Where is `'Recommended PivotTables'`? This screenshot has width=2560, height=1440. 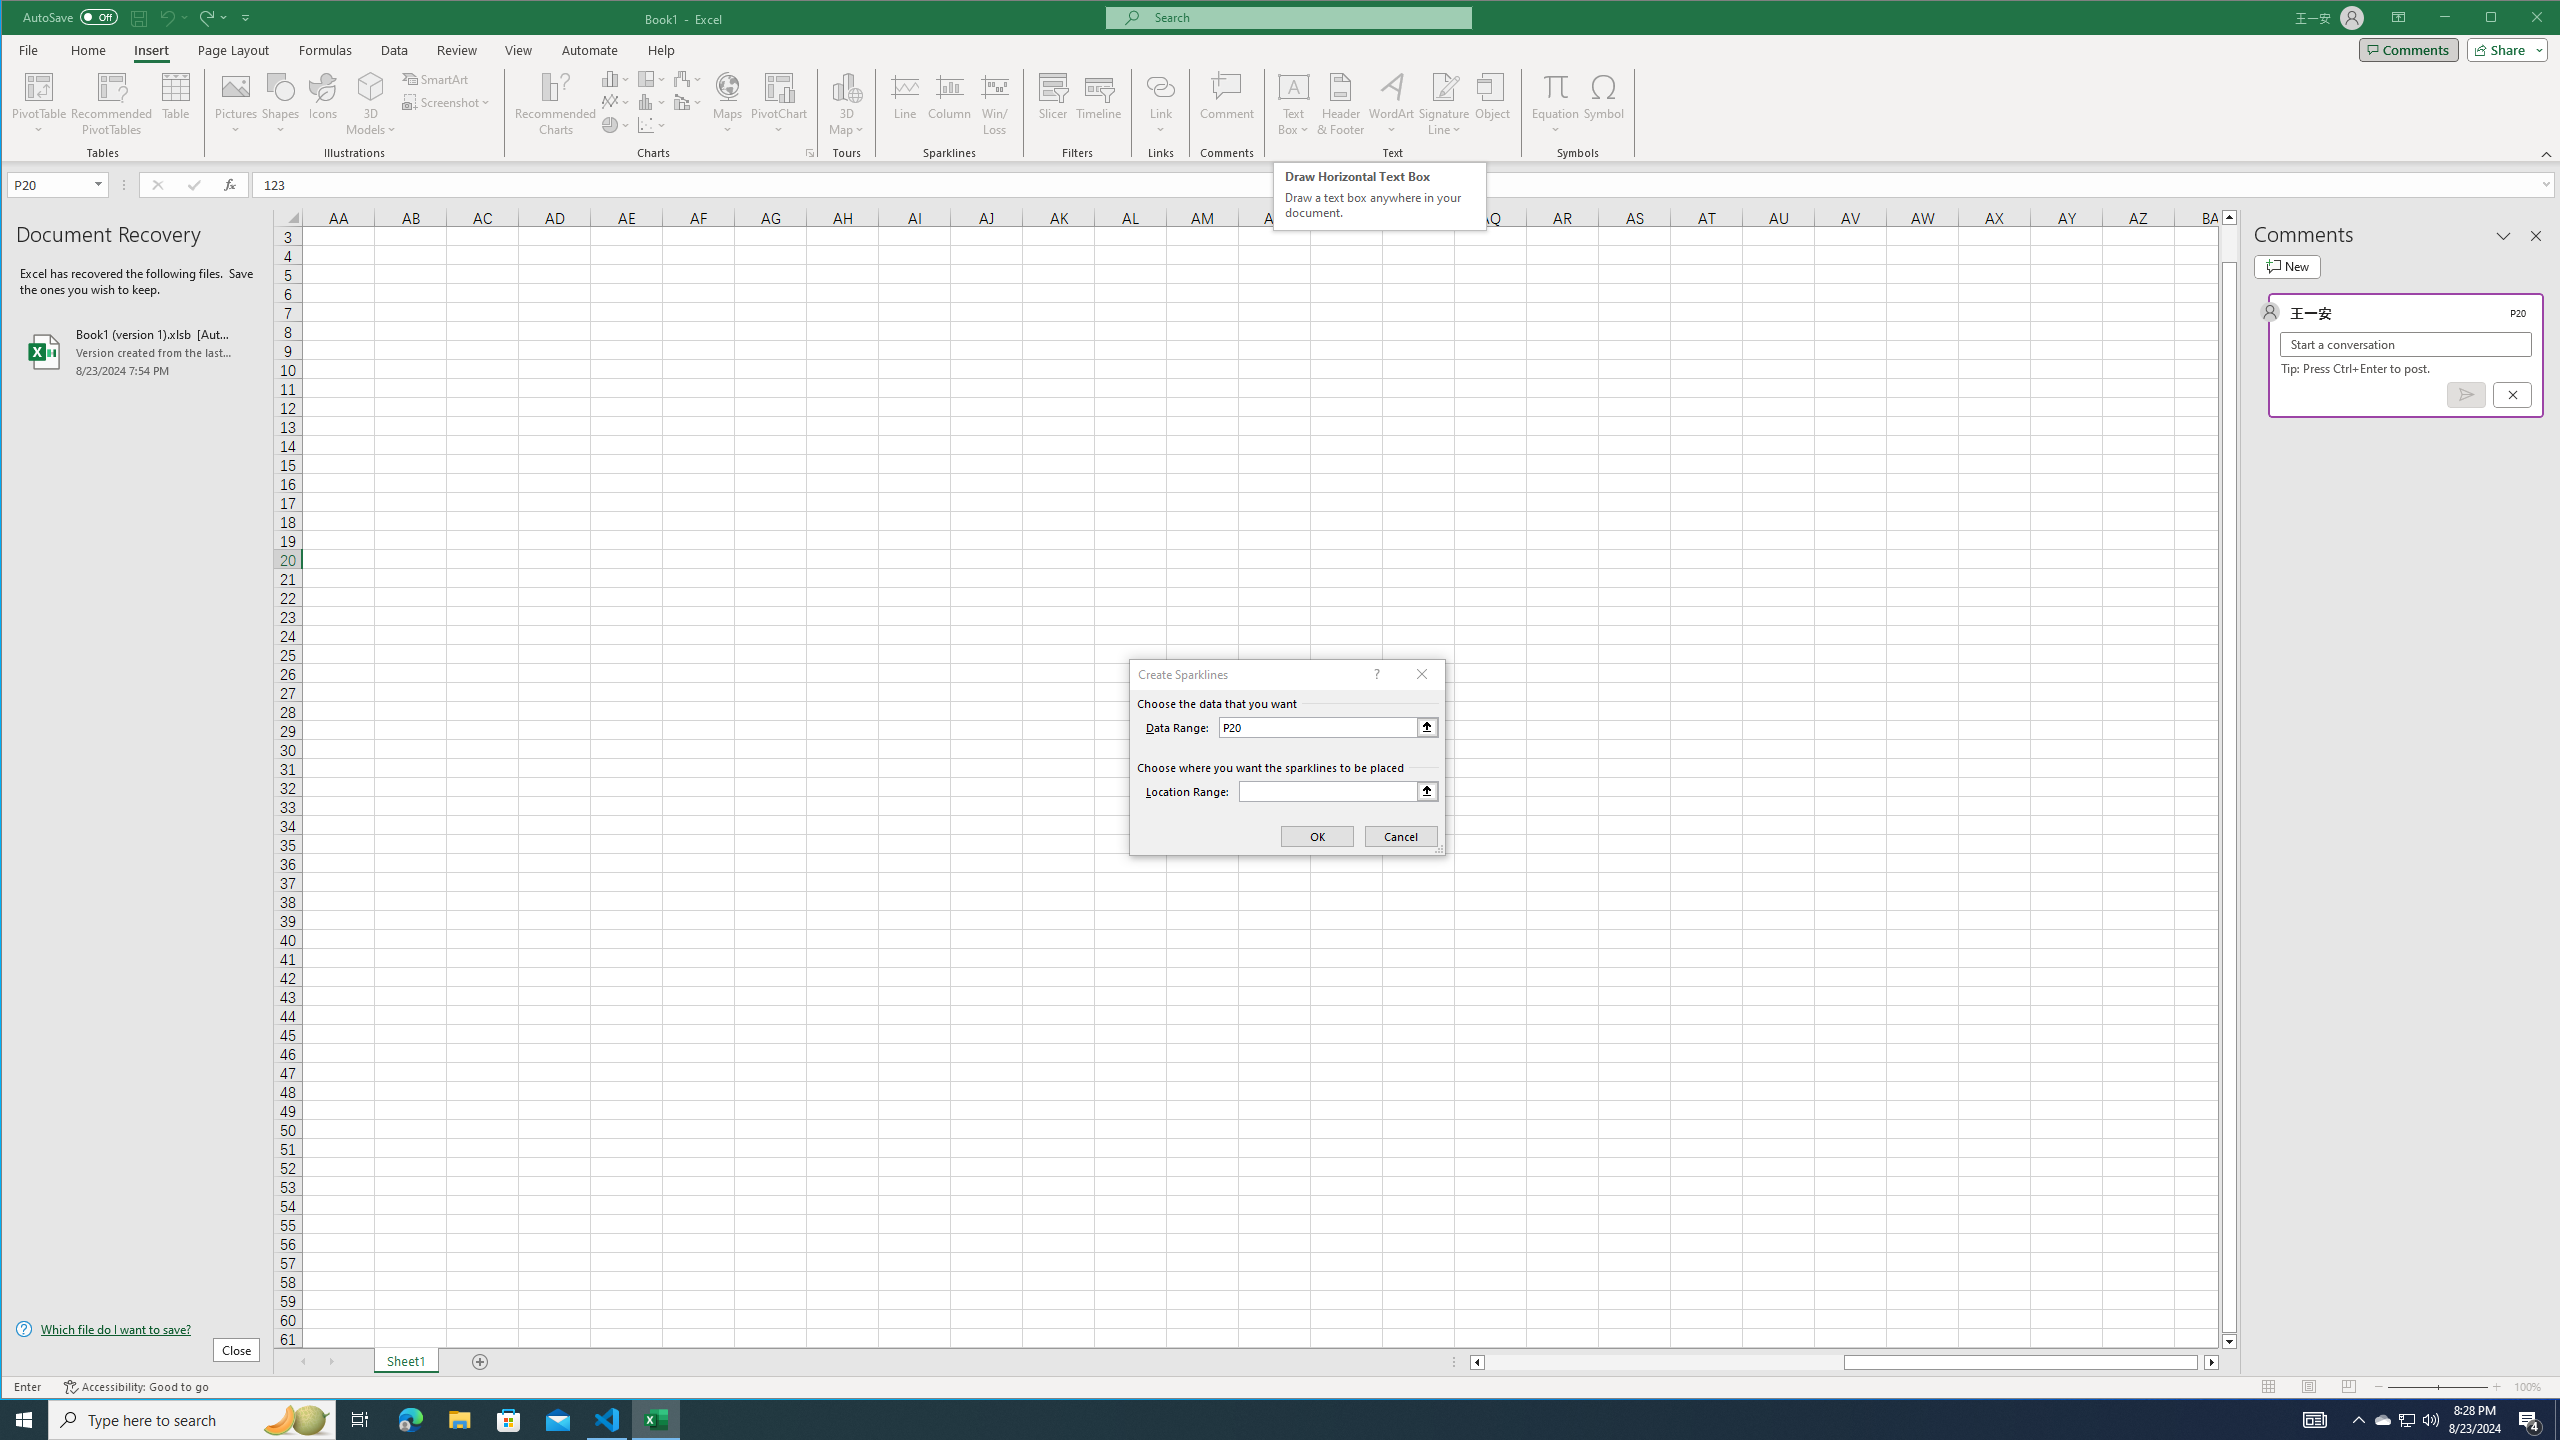 'Recommended PivotTables' is located at coordinates (111, 103).